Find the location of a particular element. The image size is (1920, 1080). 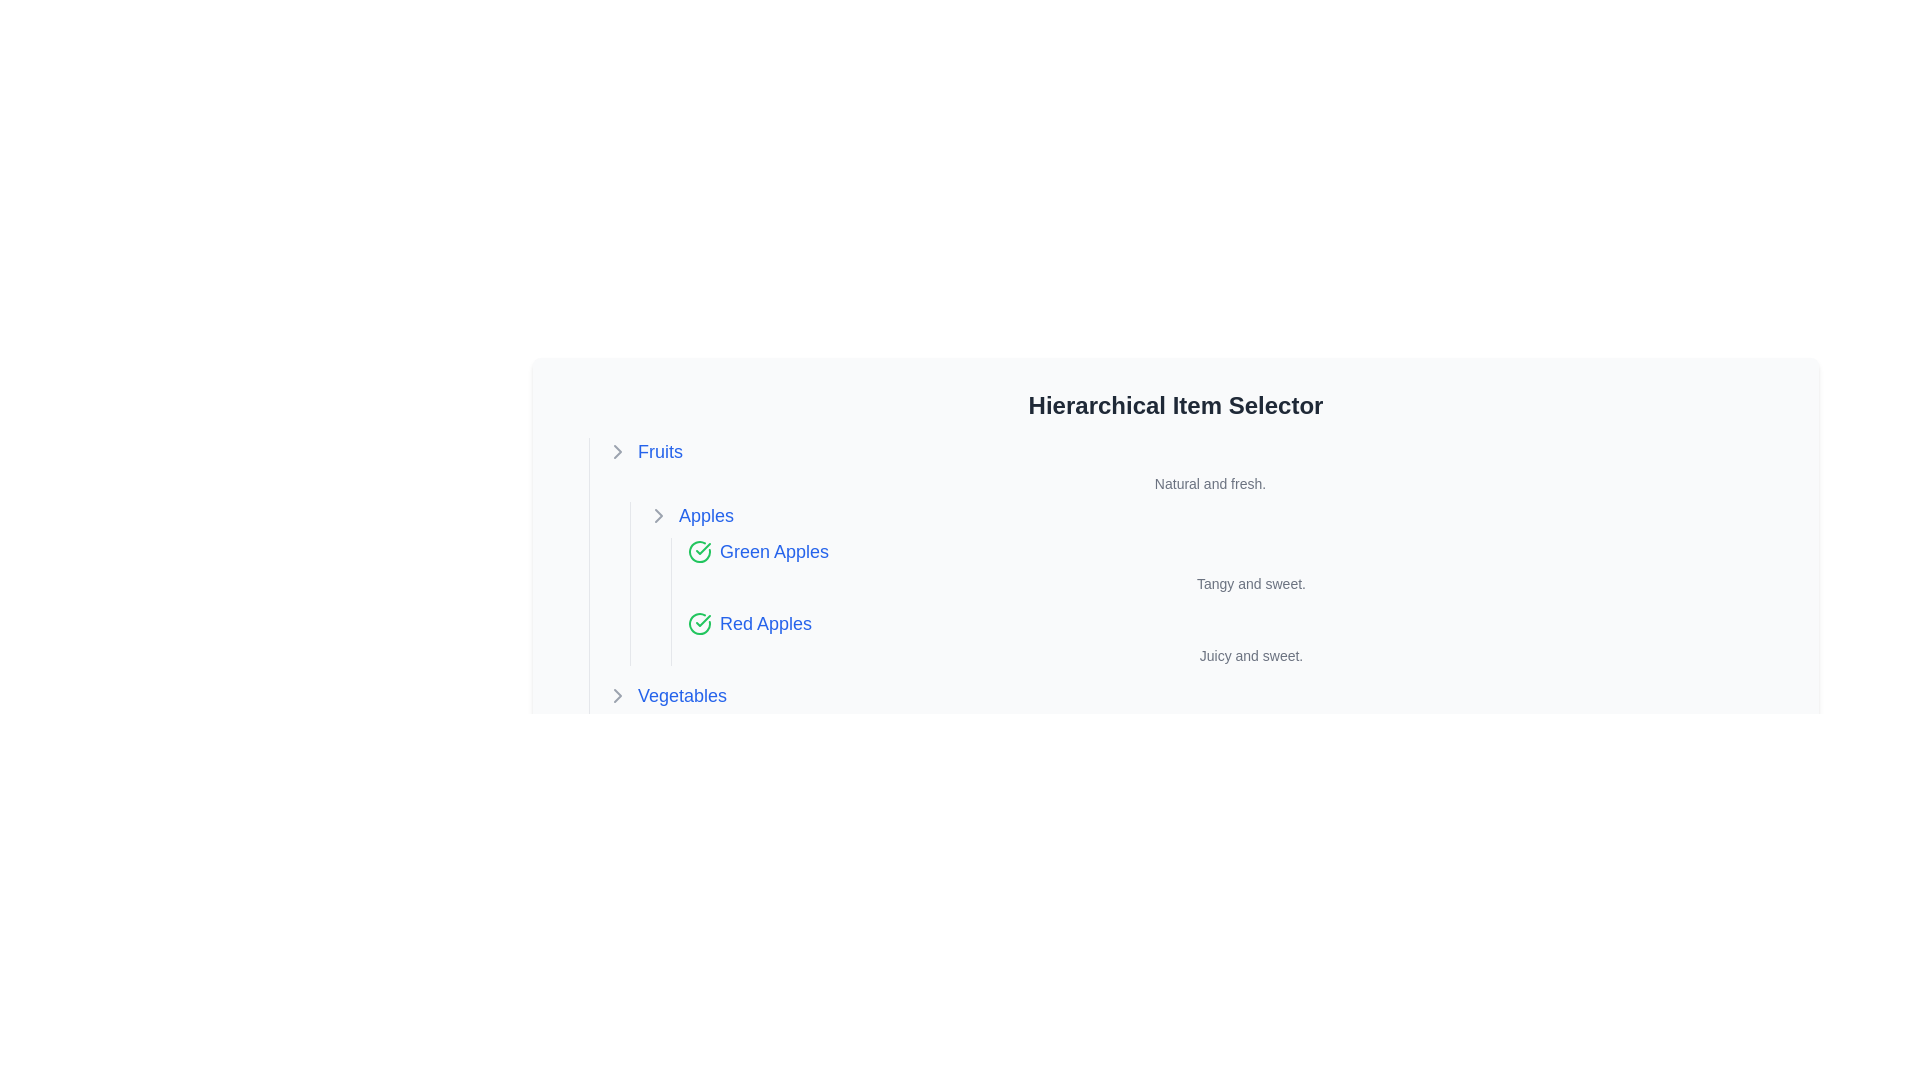

the right-pointing chevron icon within the 'Vegetables' item in the hierarchical navigation menu is located at coordinates (617, 694).